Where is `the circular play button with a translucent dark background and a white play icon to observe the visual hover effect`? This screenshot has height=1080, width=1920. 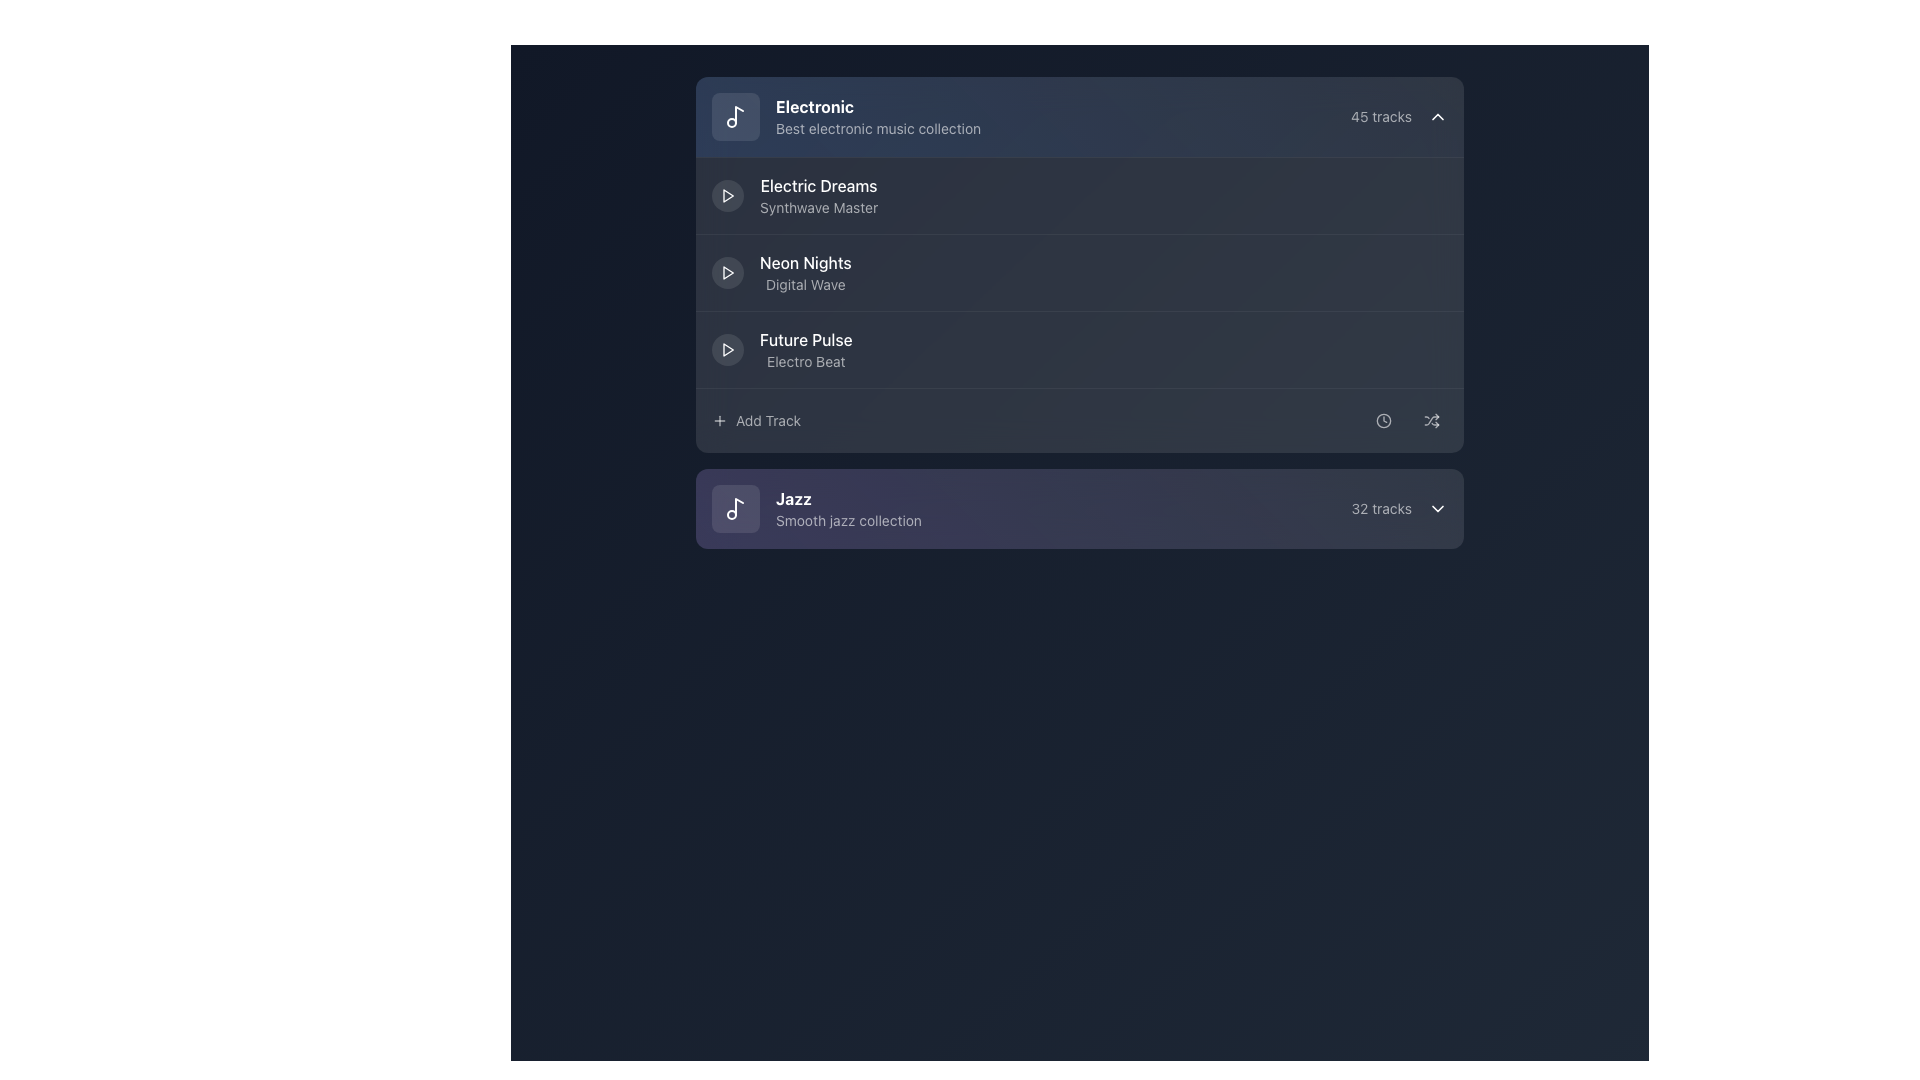 the circular play button with a translucent dark background and a white play icon to observe the visual hover effect is located at coordinates (727, 273).